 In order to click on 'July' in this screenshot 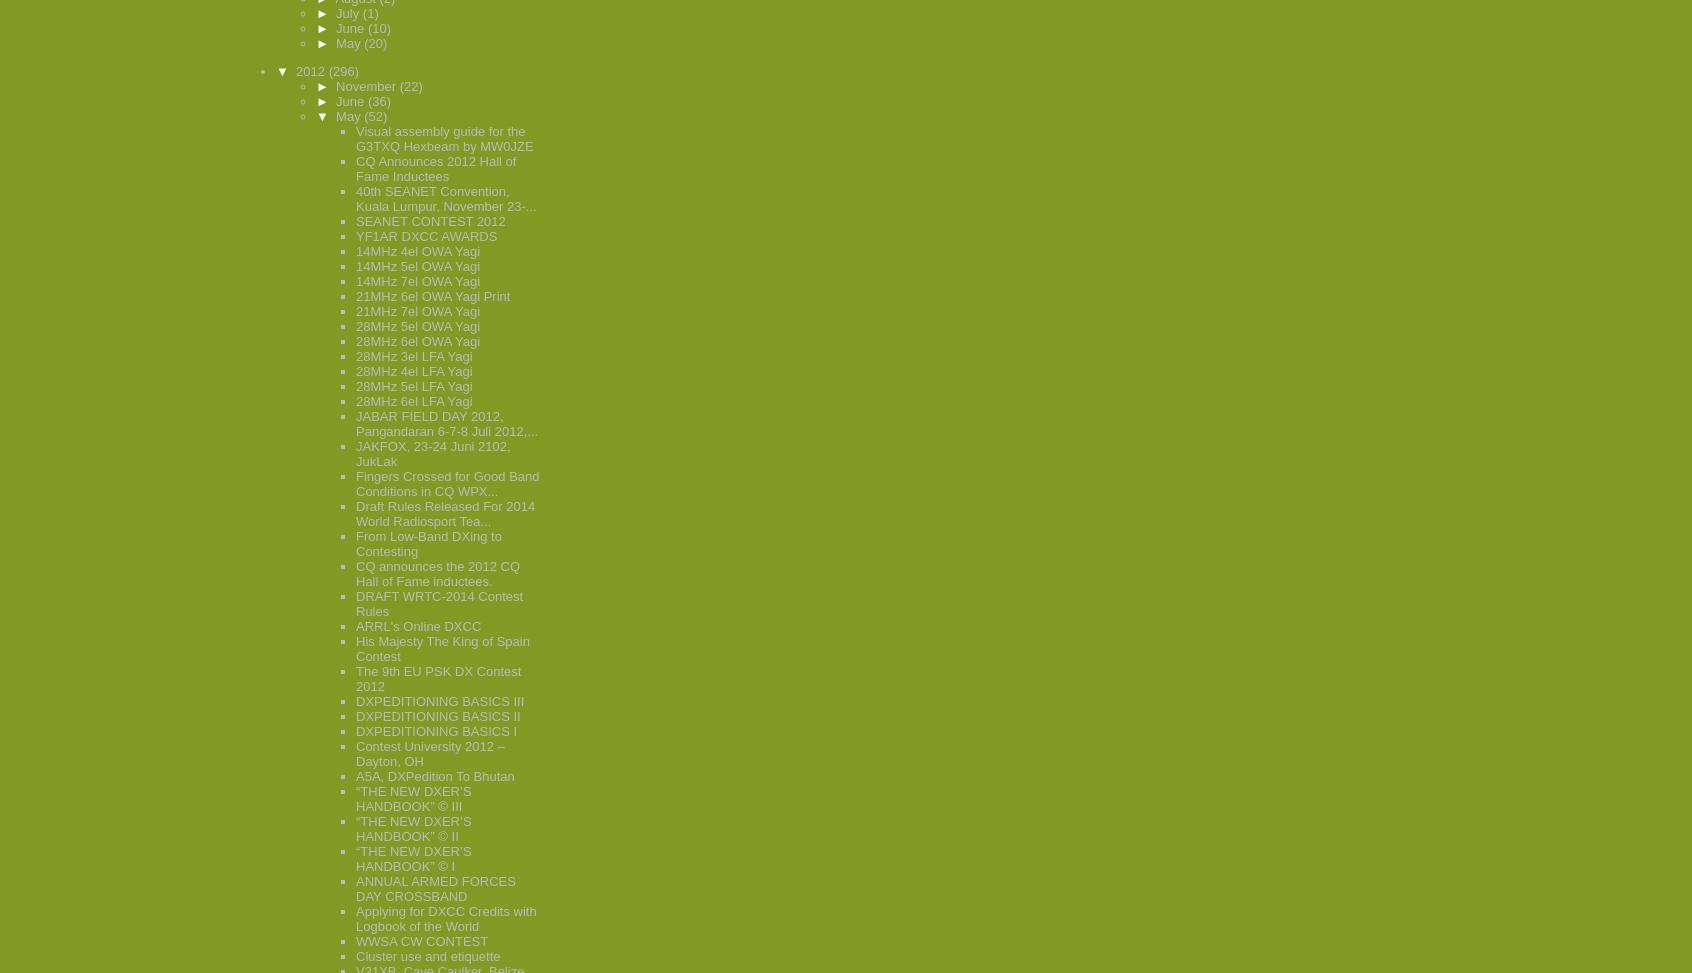, I will do `click(335, 13)`.